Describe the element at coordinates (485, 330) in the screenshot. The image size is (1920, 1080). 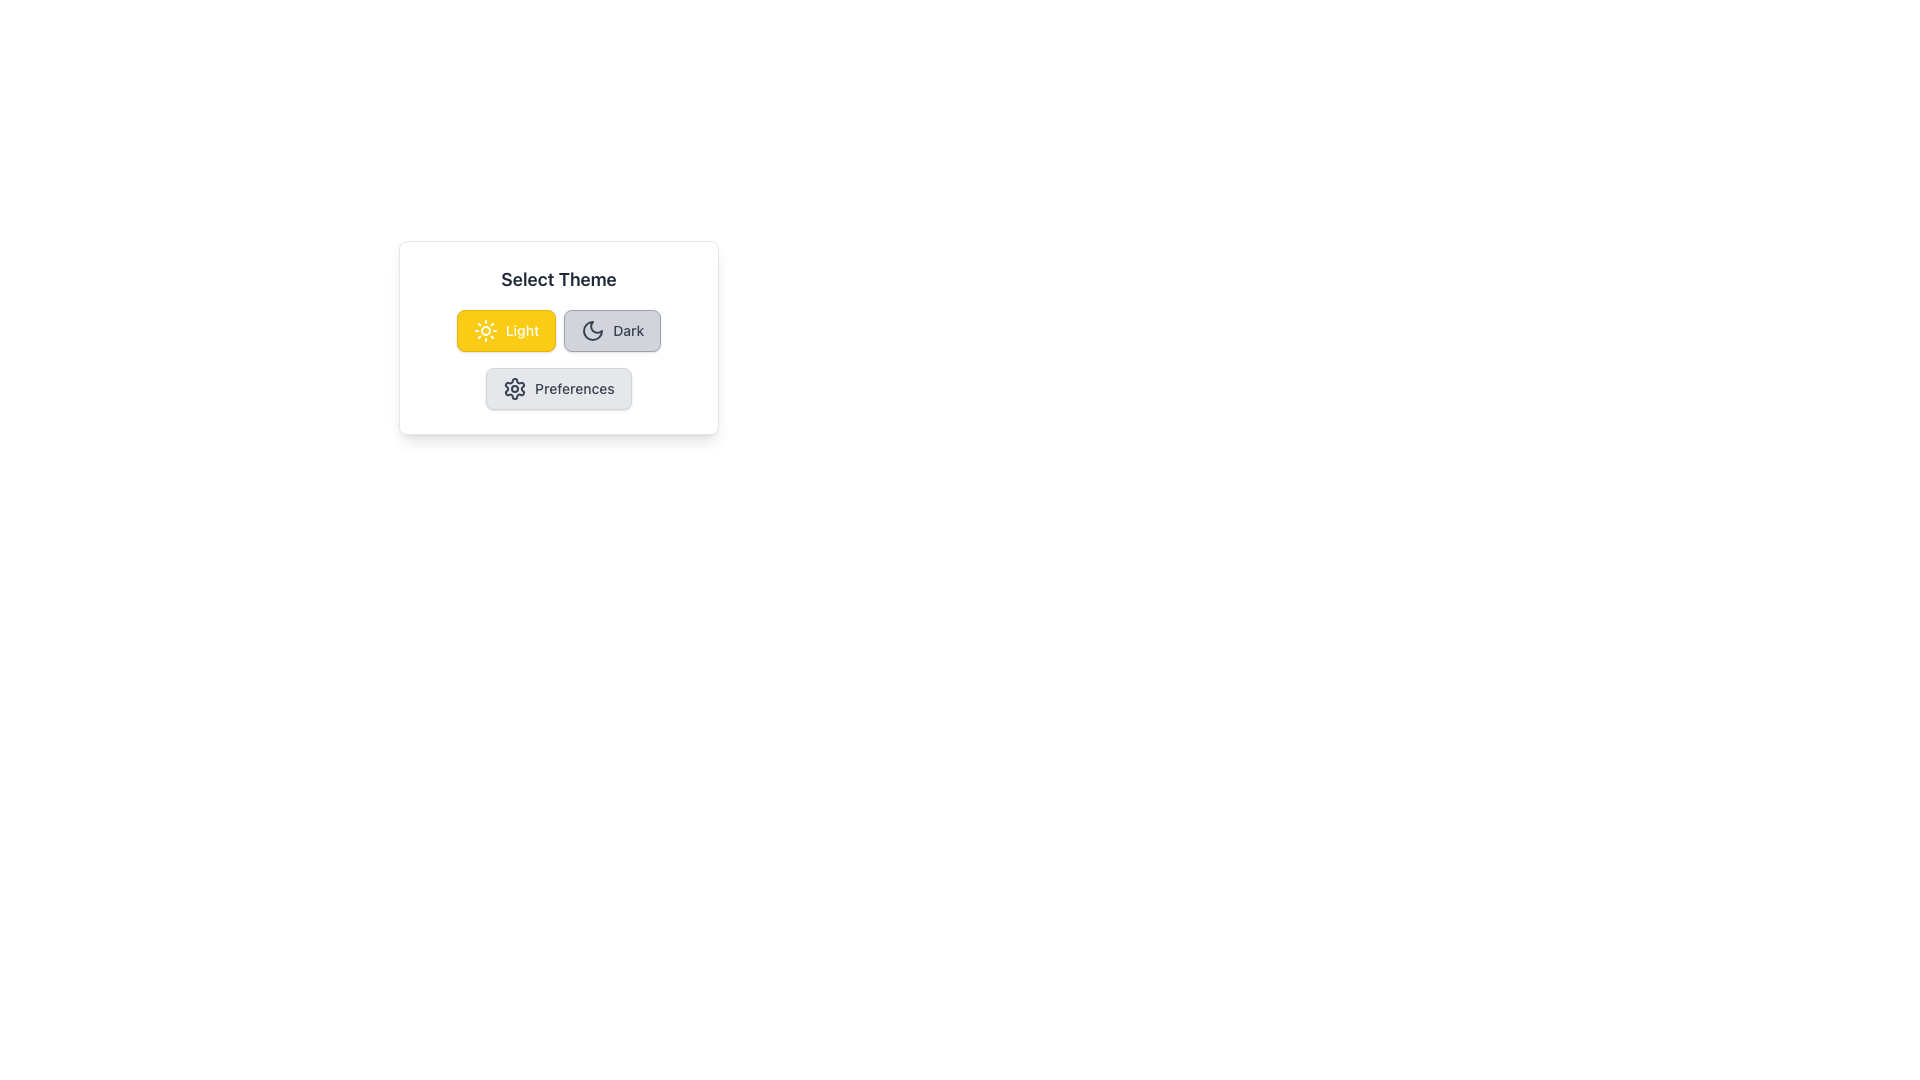
I see `the 'Light' theme icon located within the button labeled 'Light' at the center of the theme selection interface` at that location.